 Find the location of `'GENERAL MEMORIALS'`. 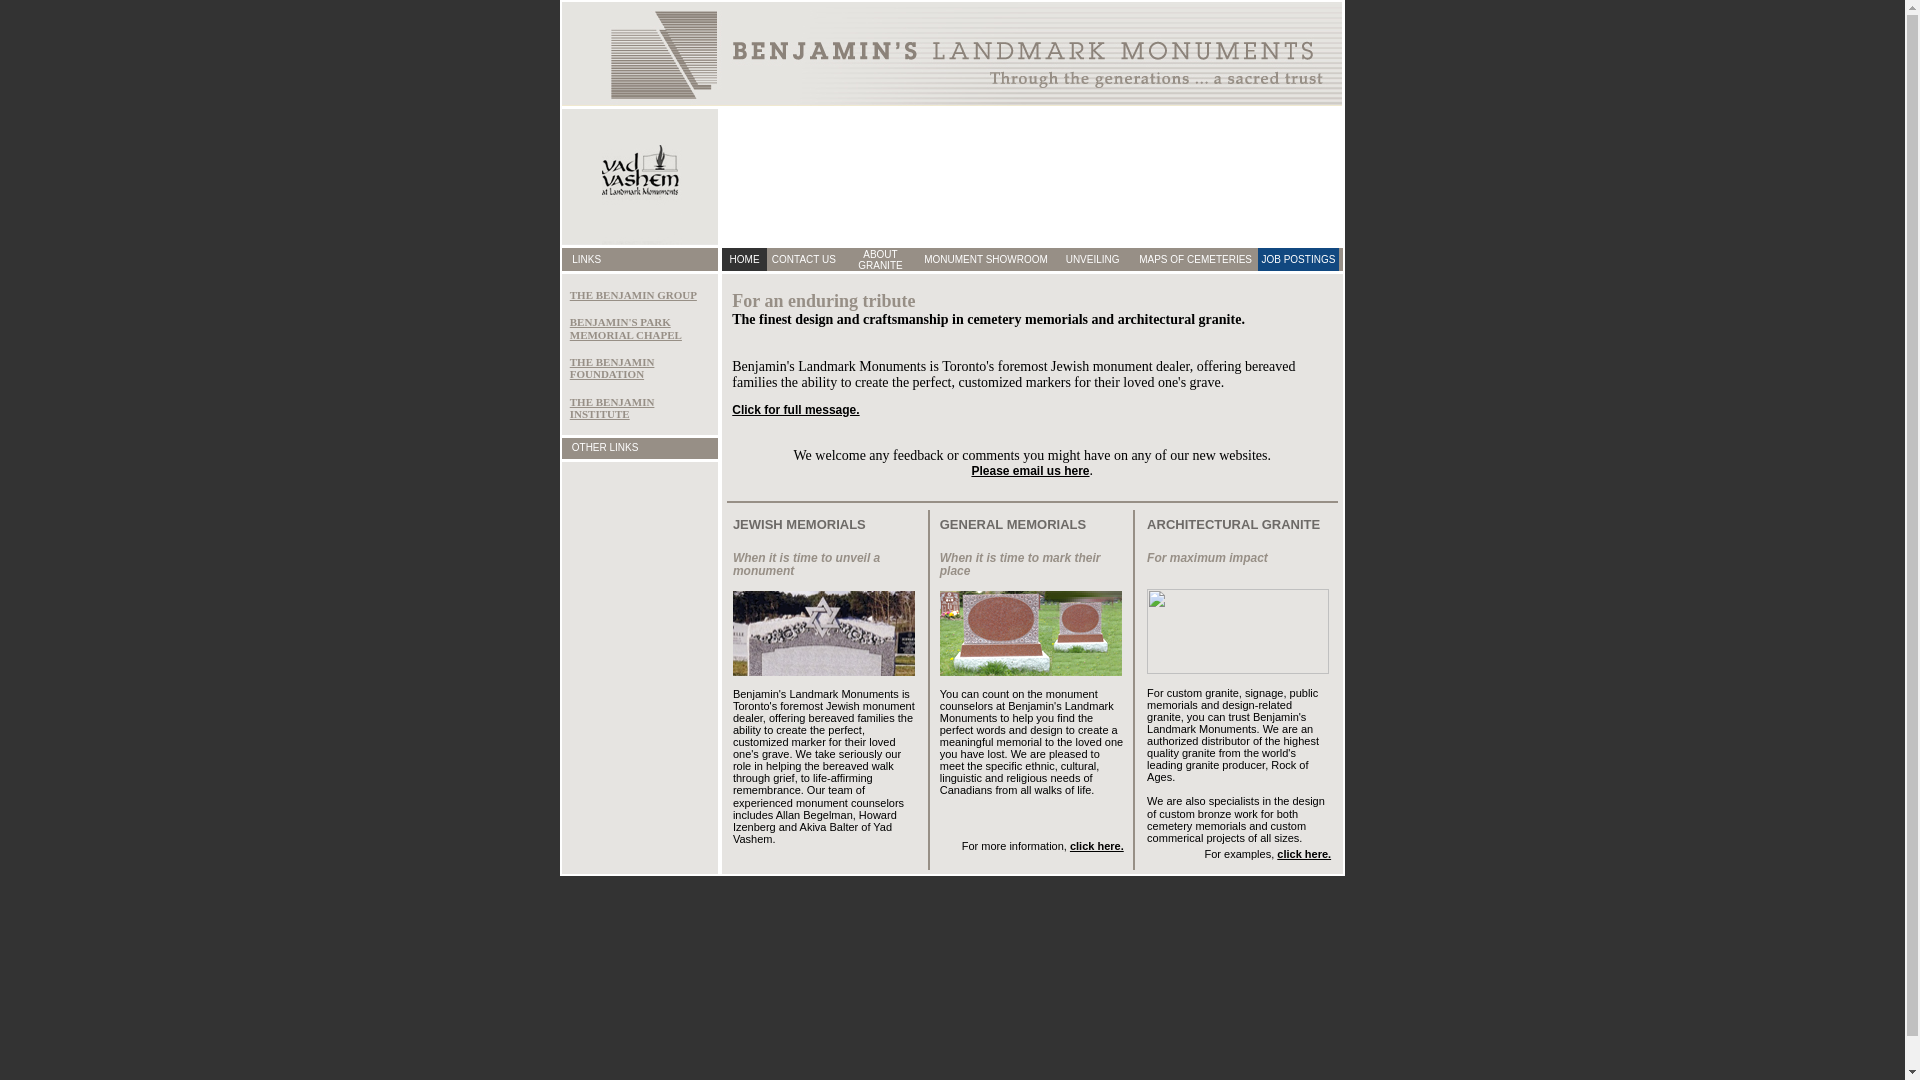

'GENERAL MEMORIALS' is located at coordinates (1012, 523).